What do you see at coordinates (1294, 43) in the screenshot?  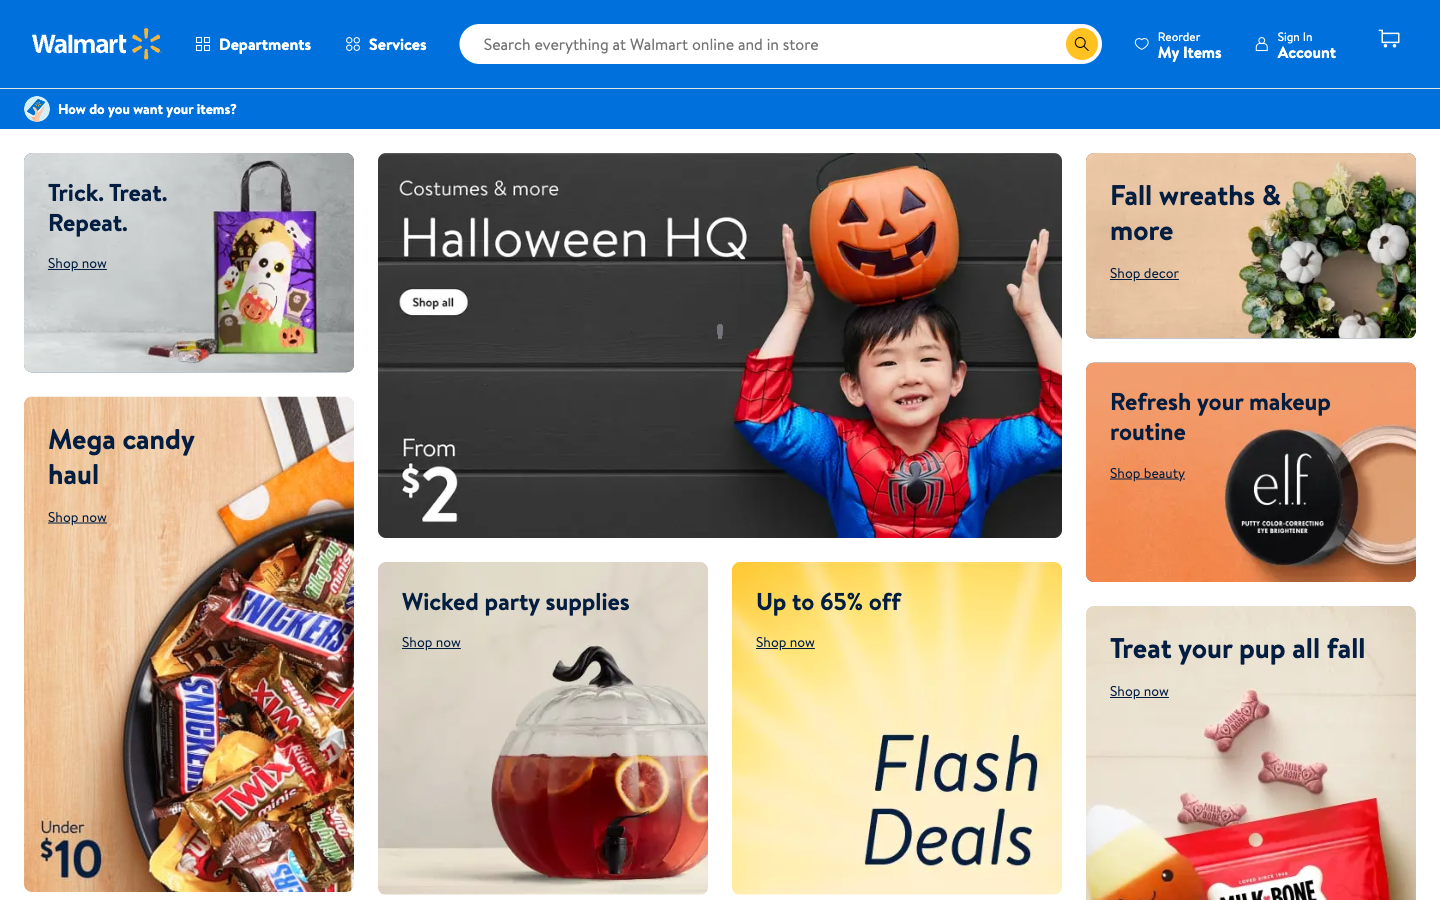 I see `your account details page` at bounding box center [1294, 43].